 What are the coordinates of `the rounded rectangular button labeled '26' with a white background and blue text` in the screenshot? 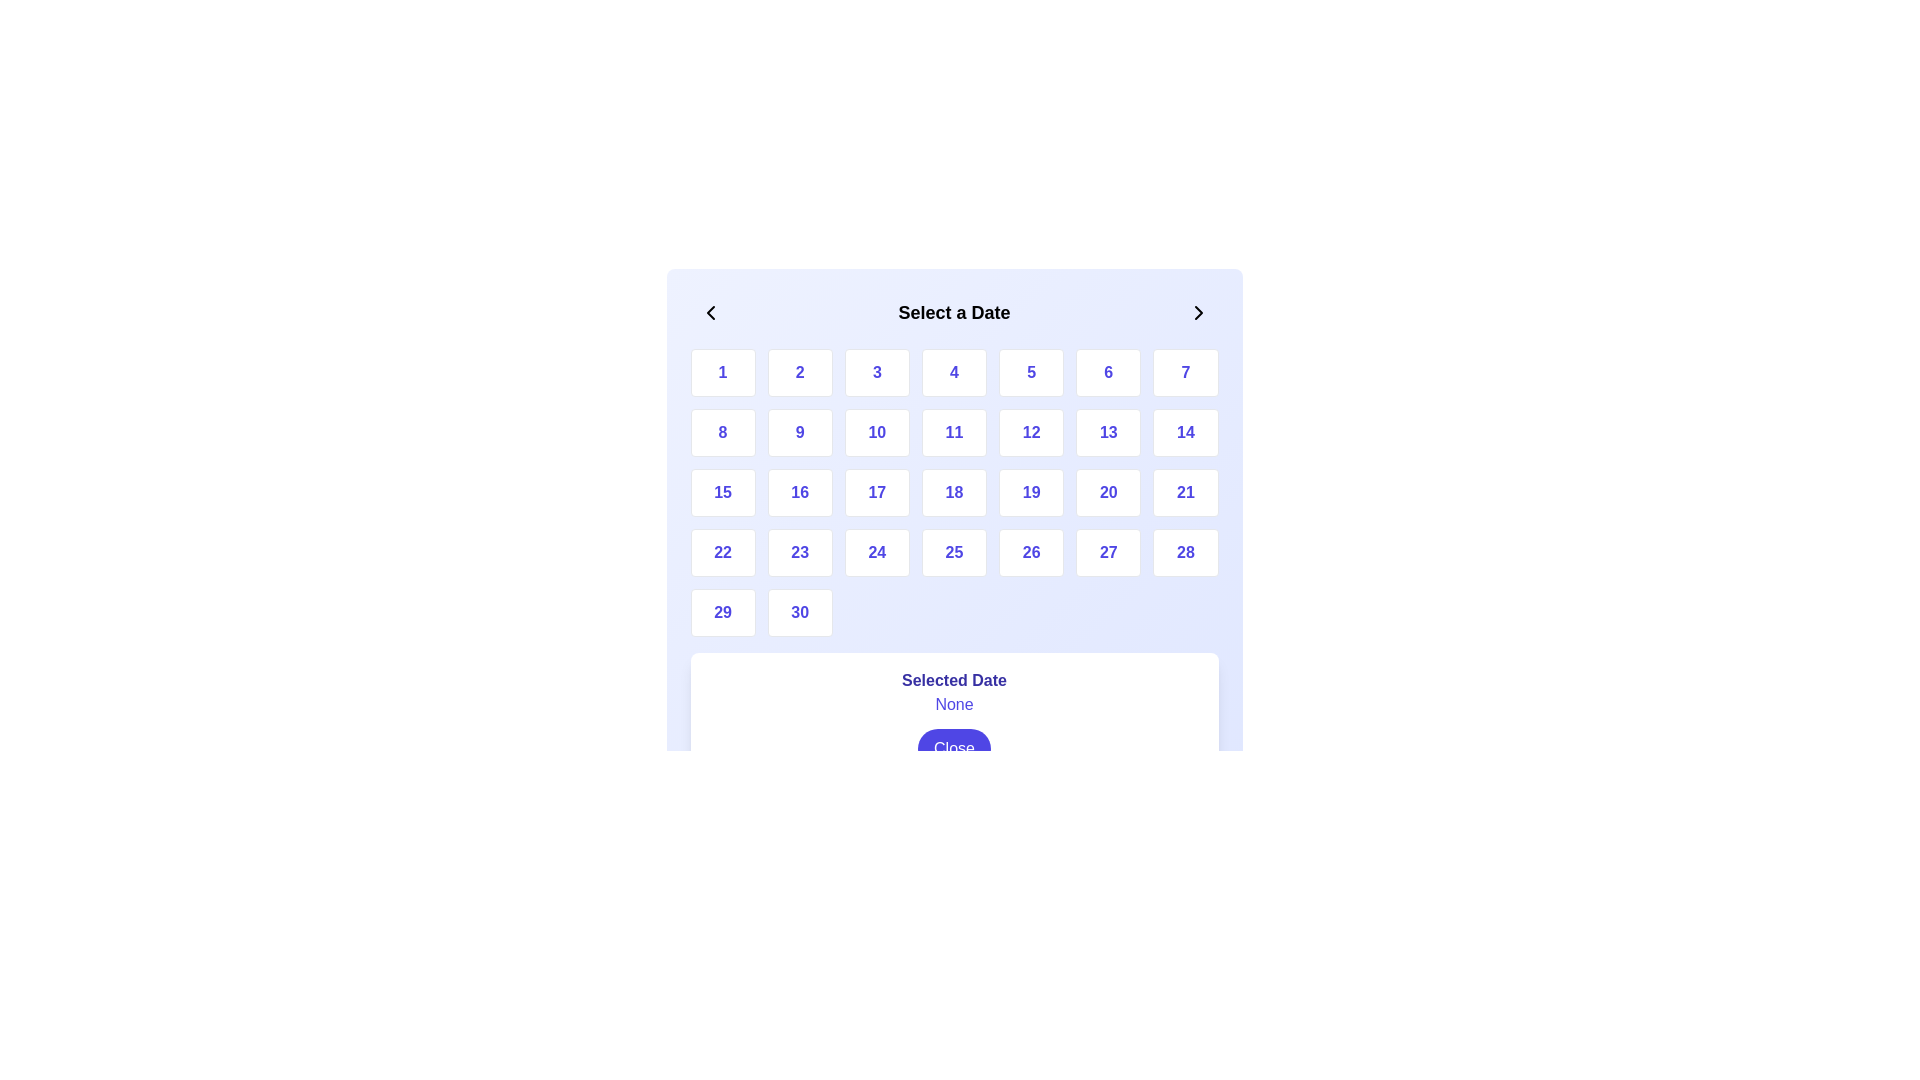 It's located at (1031, 552).